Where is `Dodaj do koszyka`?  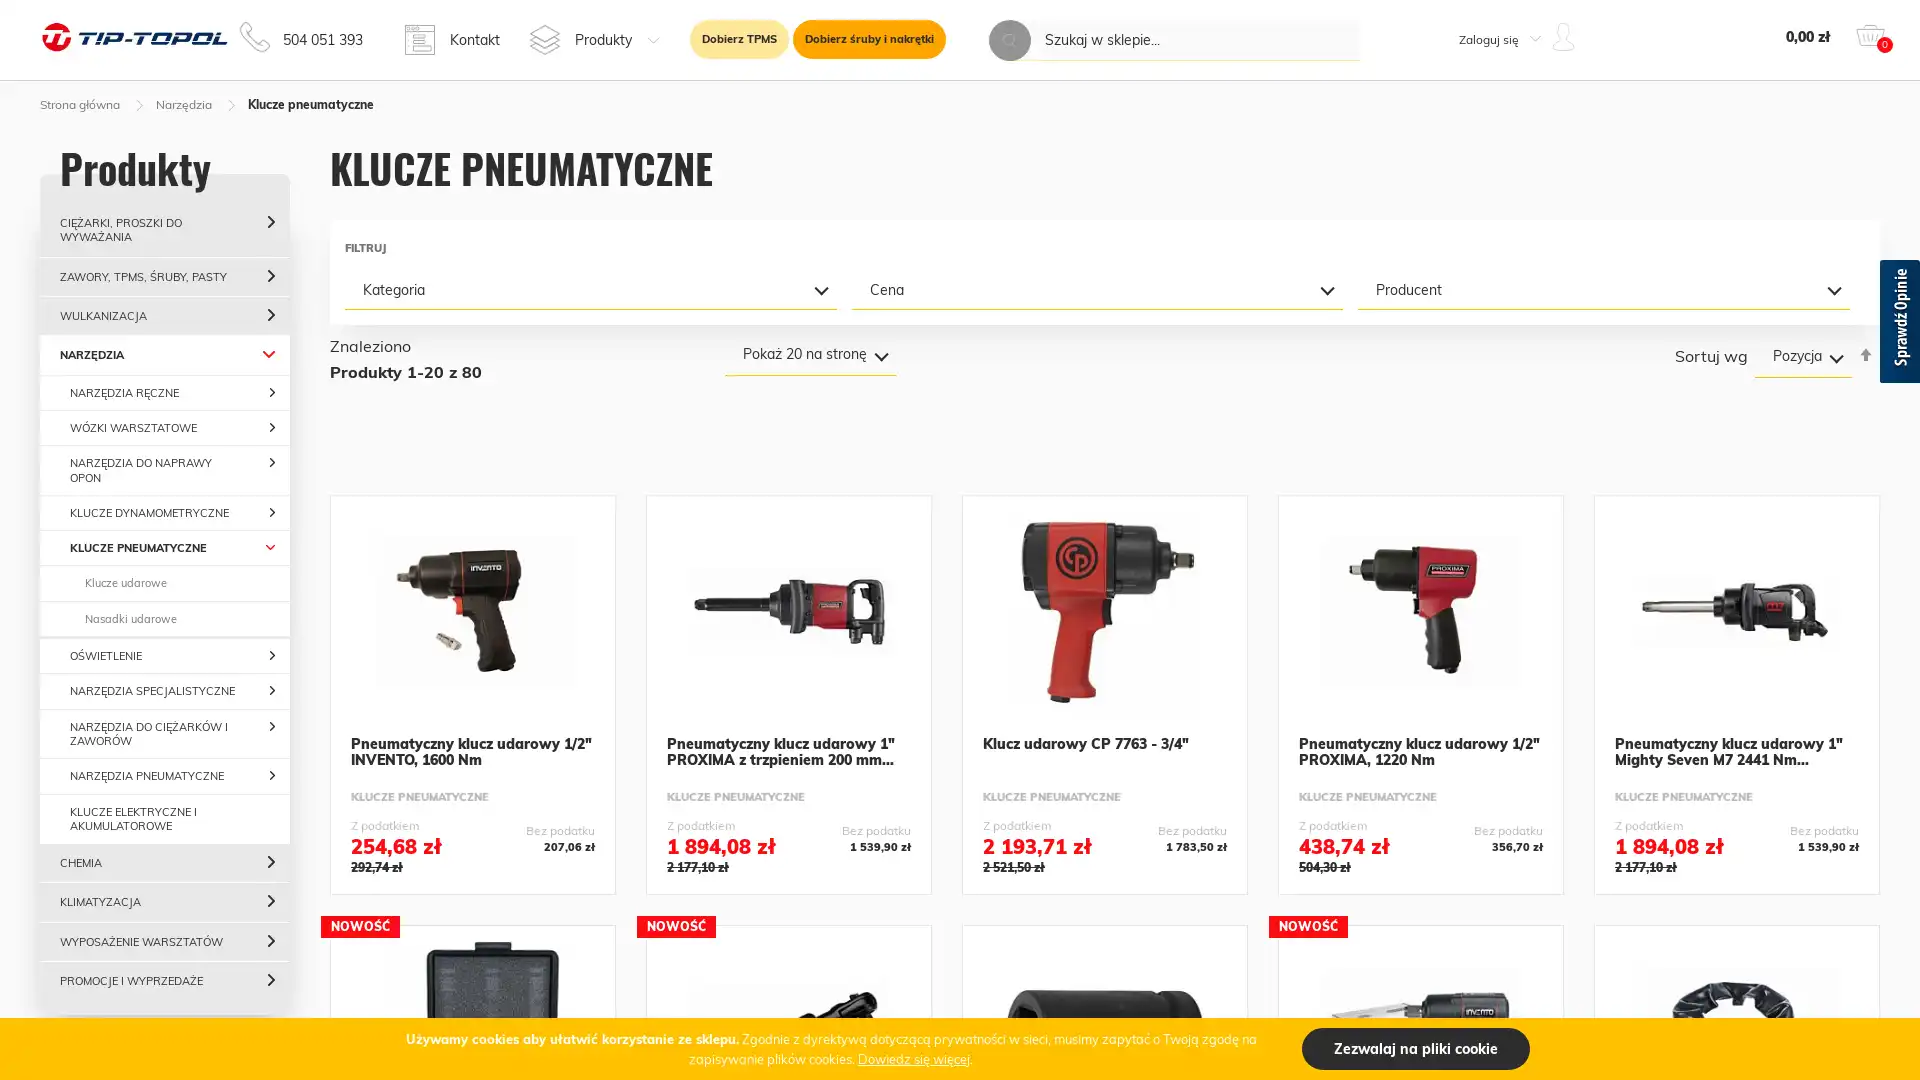 Dodaj do koszyka is located at coordinates (1736, 866).